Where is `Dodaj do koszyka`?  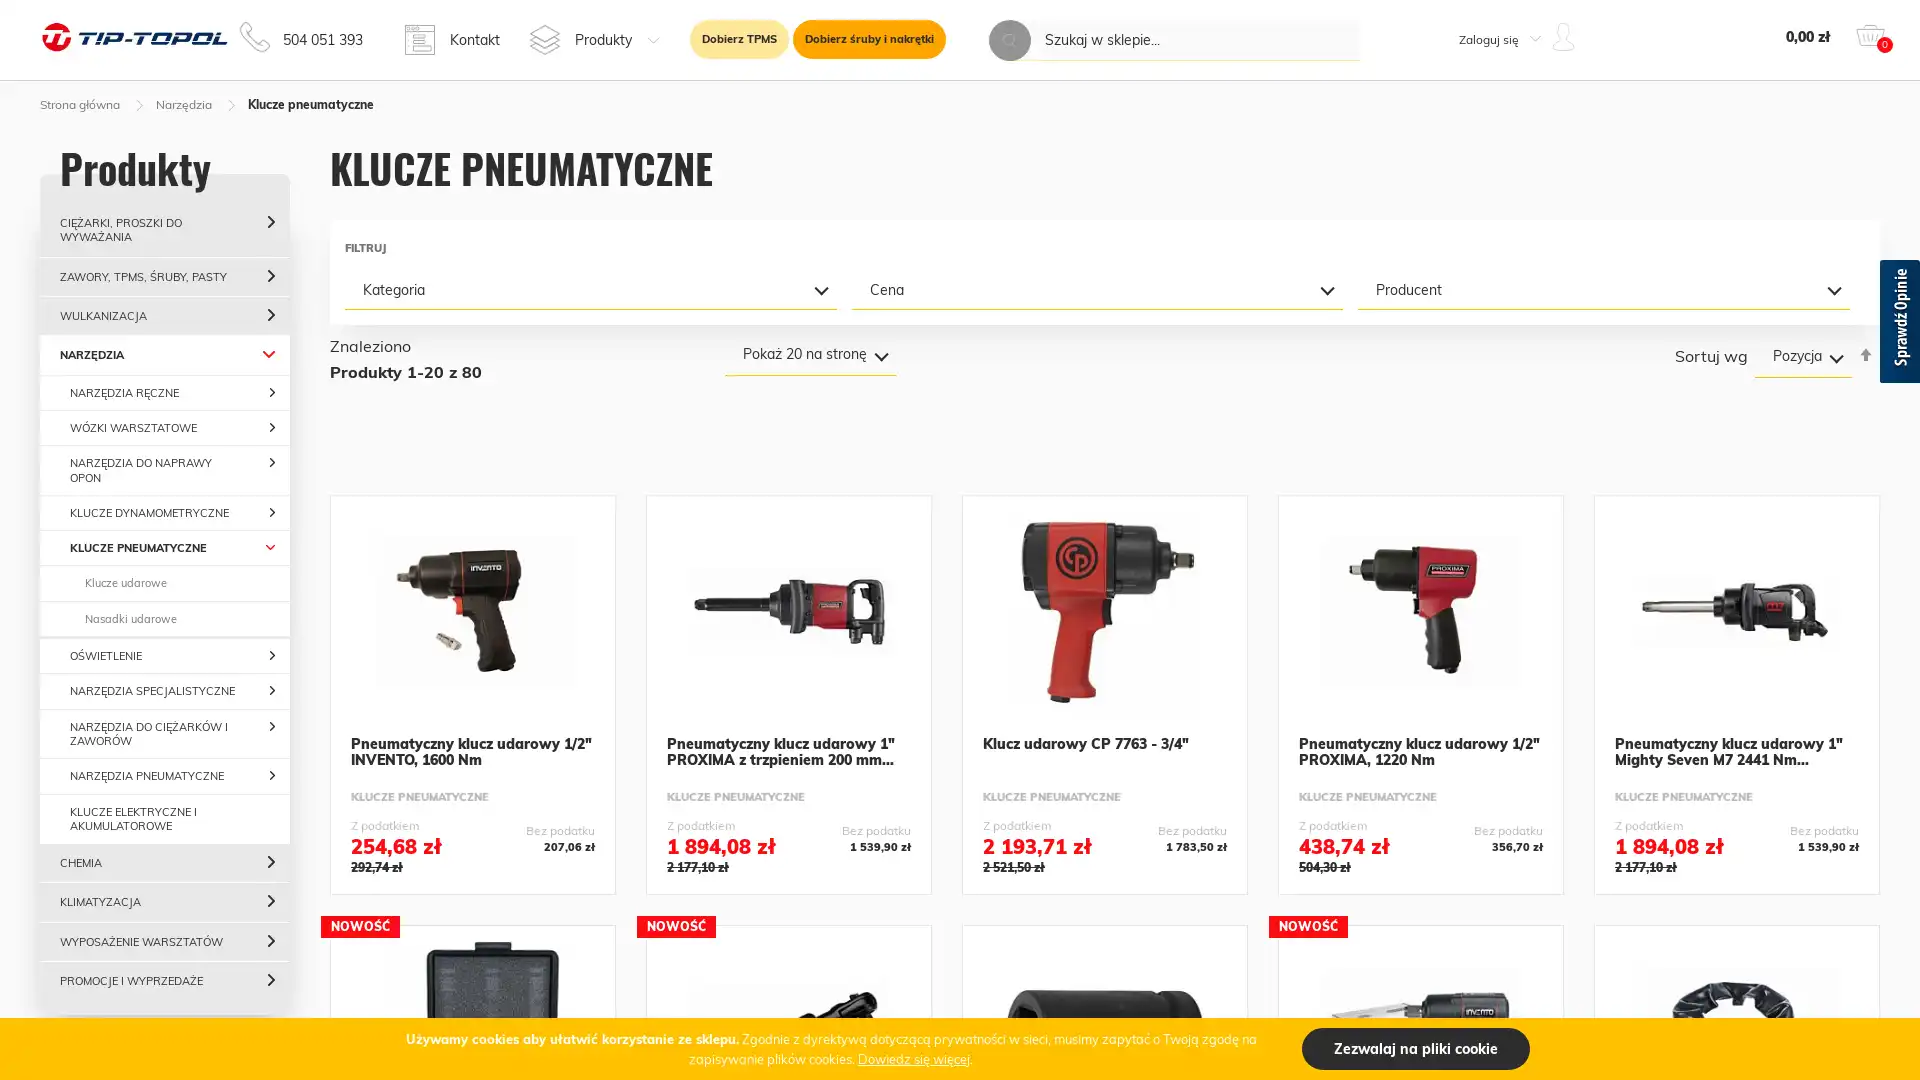 Dodaj do koszyka is located at coordinates (1736, 866).